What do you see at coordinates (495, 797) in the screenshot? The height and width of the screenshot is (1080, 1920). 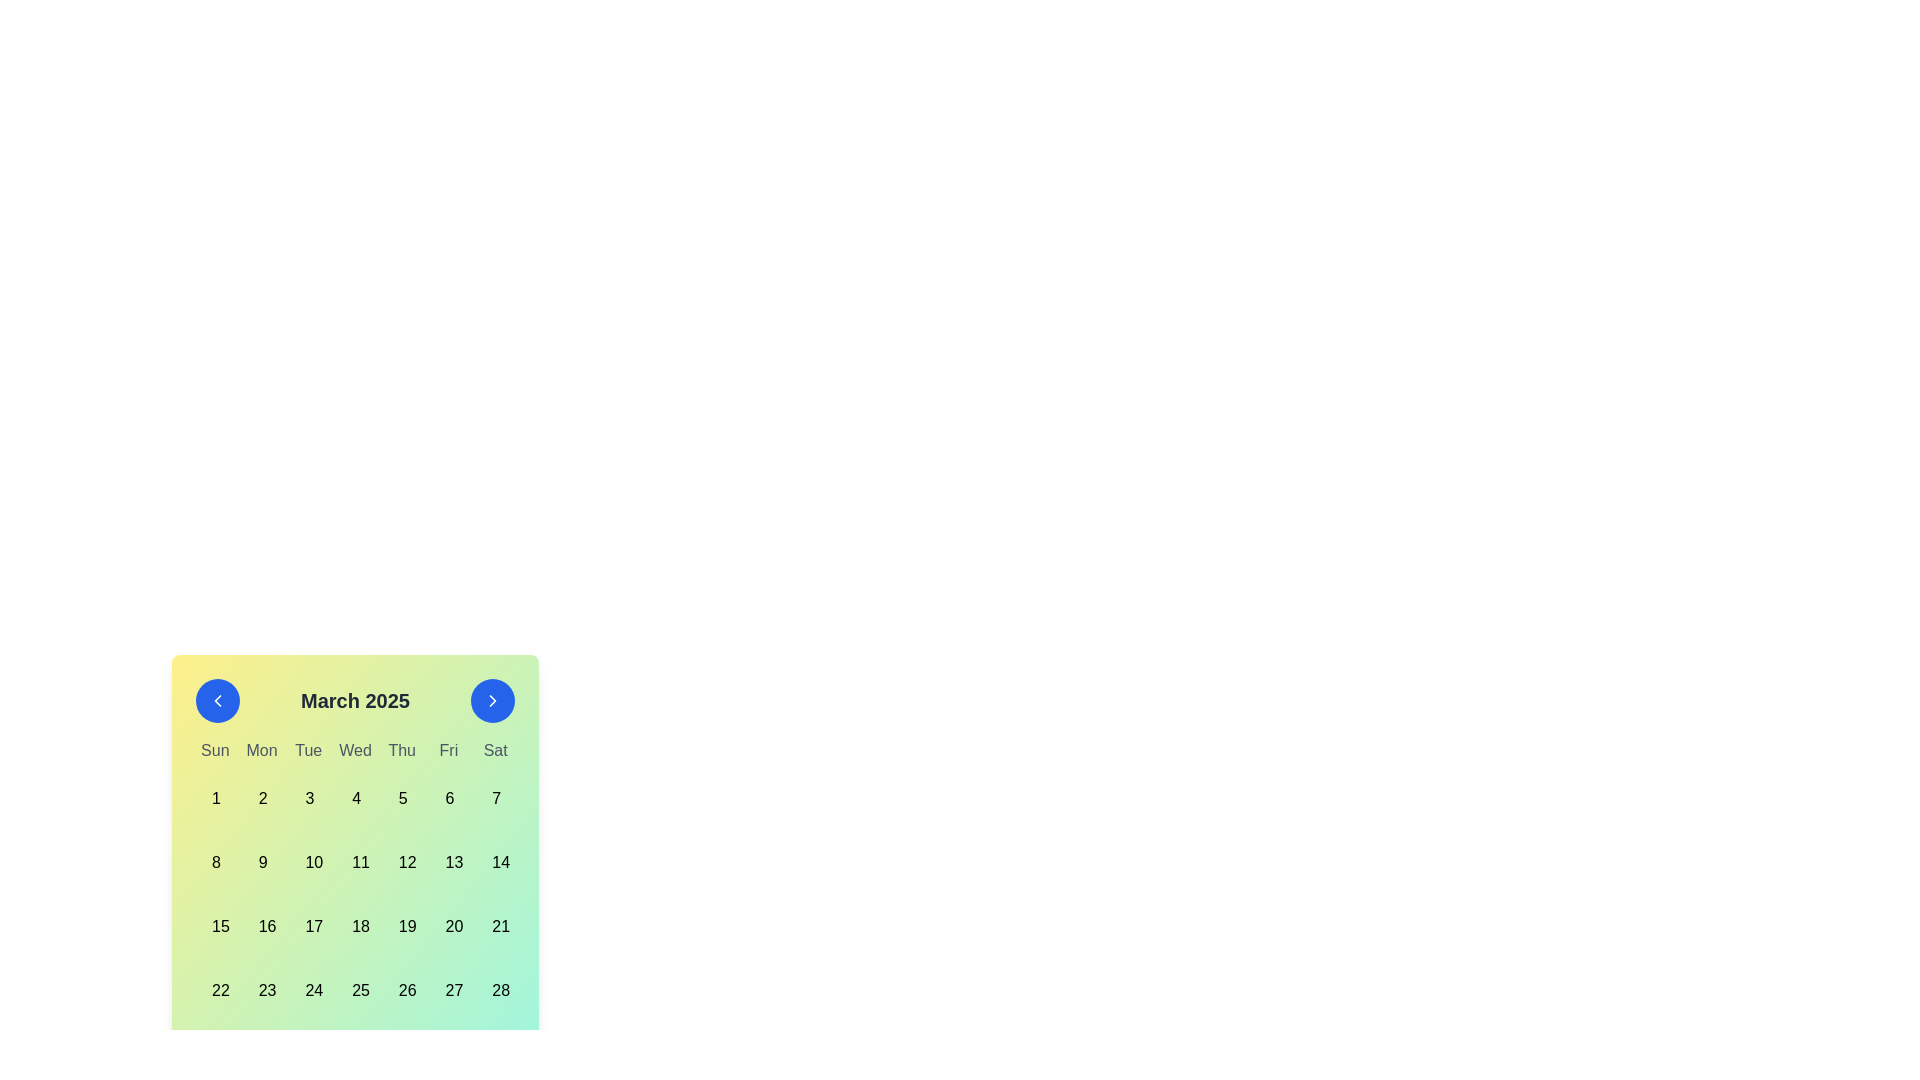 I see `the calendar date cell that represents the seventh day of March 2025, located under the 'Sat' column` at bounding box center [495, 797].